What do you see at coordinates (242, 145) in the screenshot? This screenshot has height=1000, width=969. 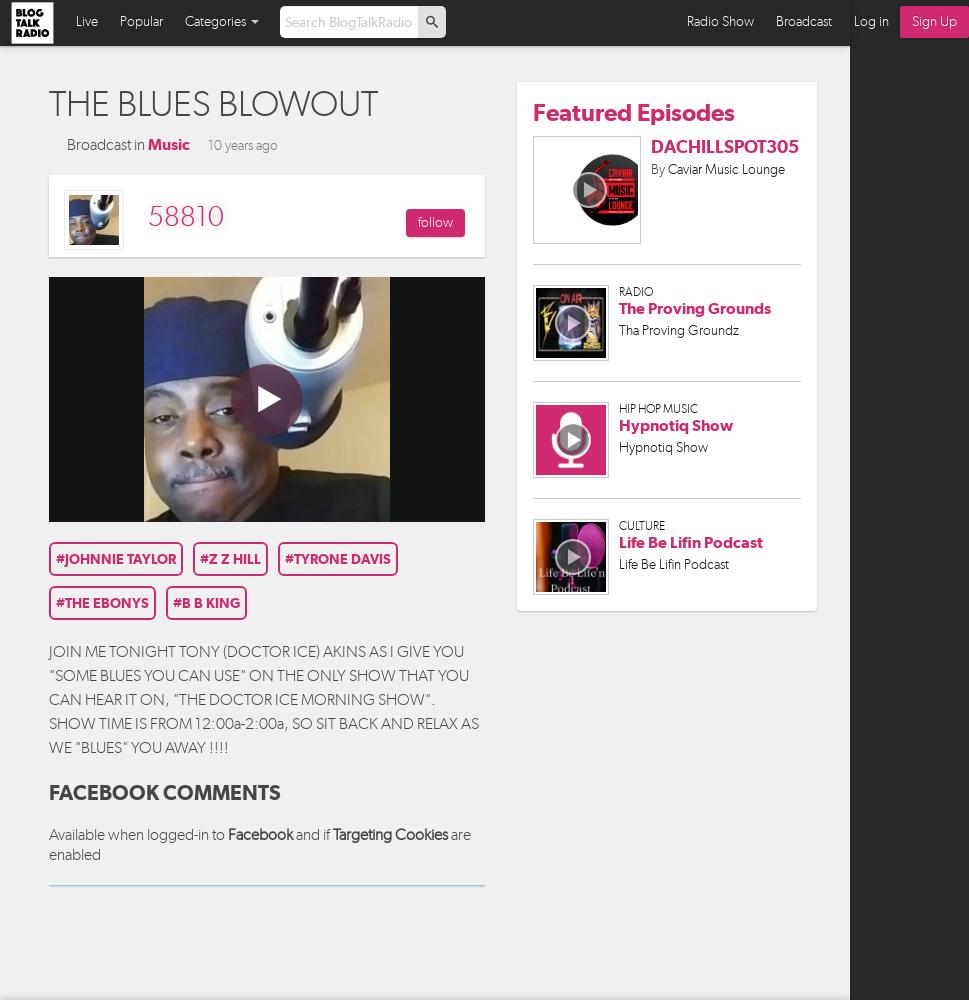 I see `'10 years ago'` at bounding box center [242, 145].